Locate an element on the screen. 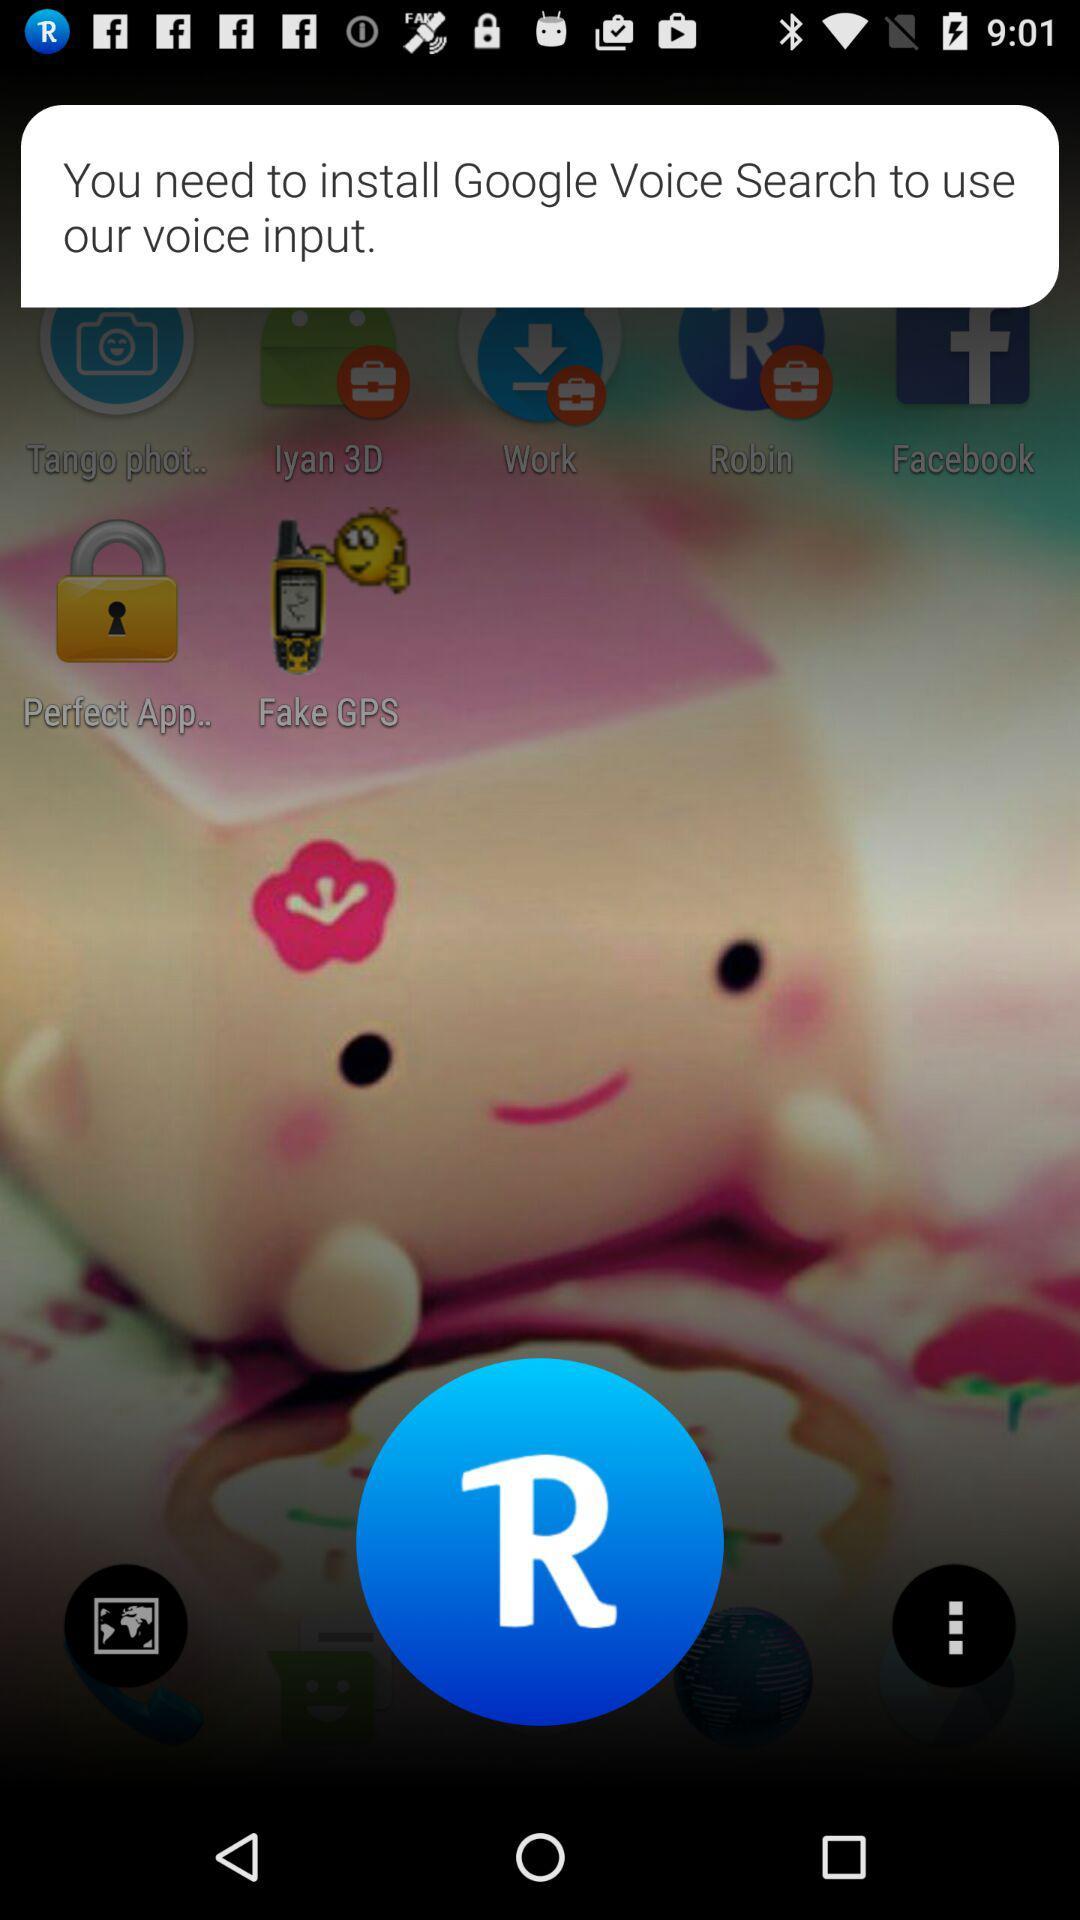  the more icon is located at coordinates (952, 1739).